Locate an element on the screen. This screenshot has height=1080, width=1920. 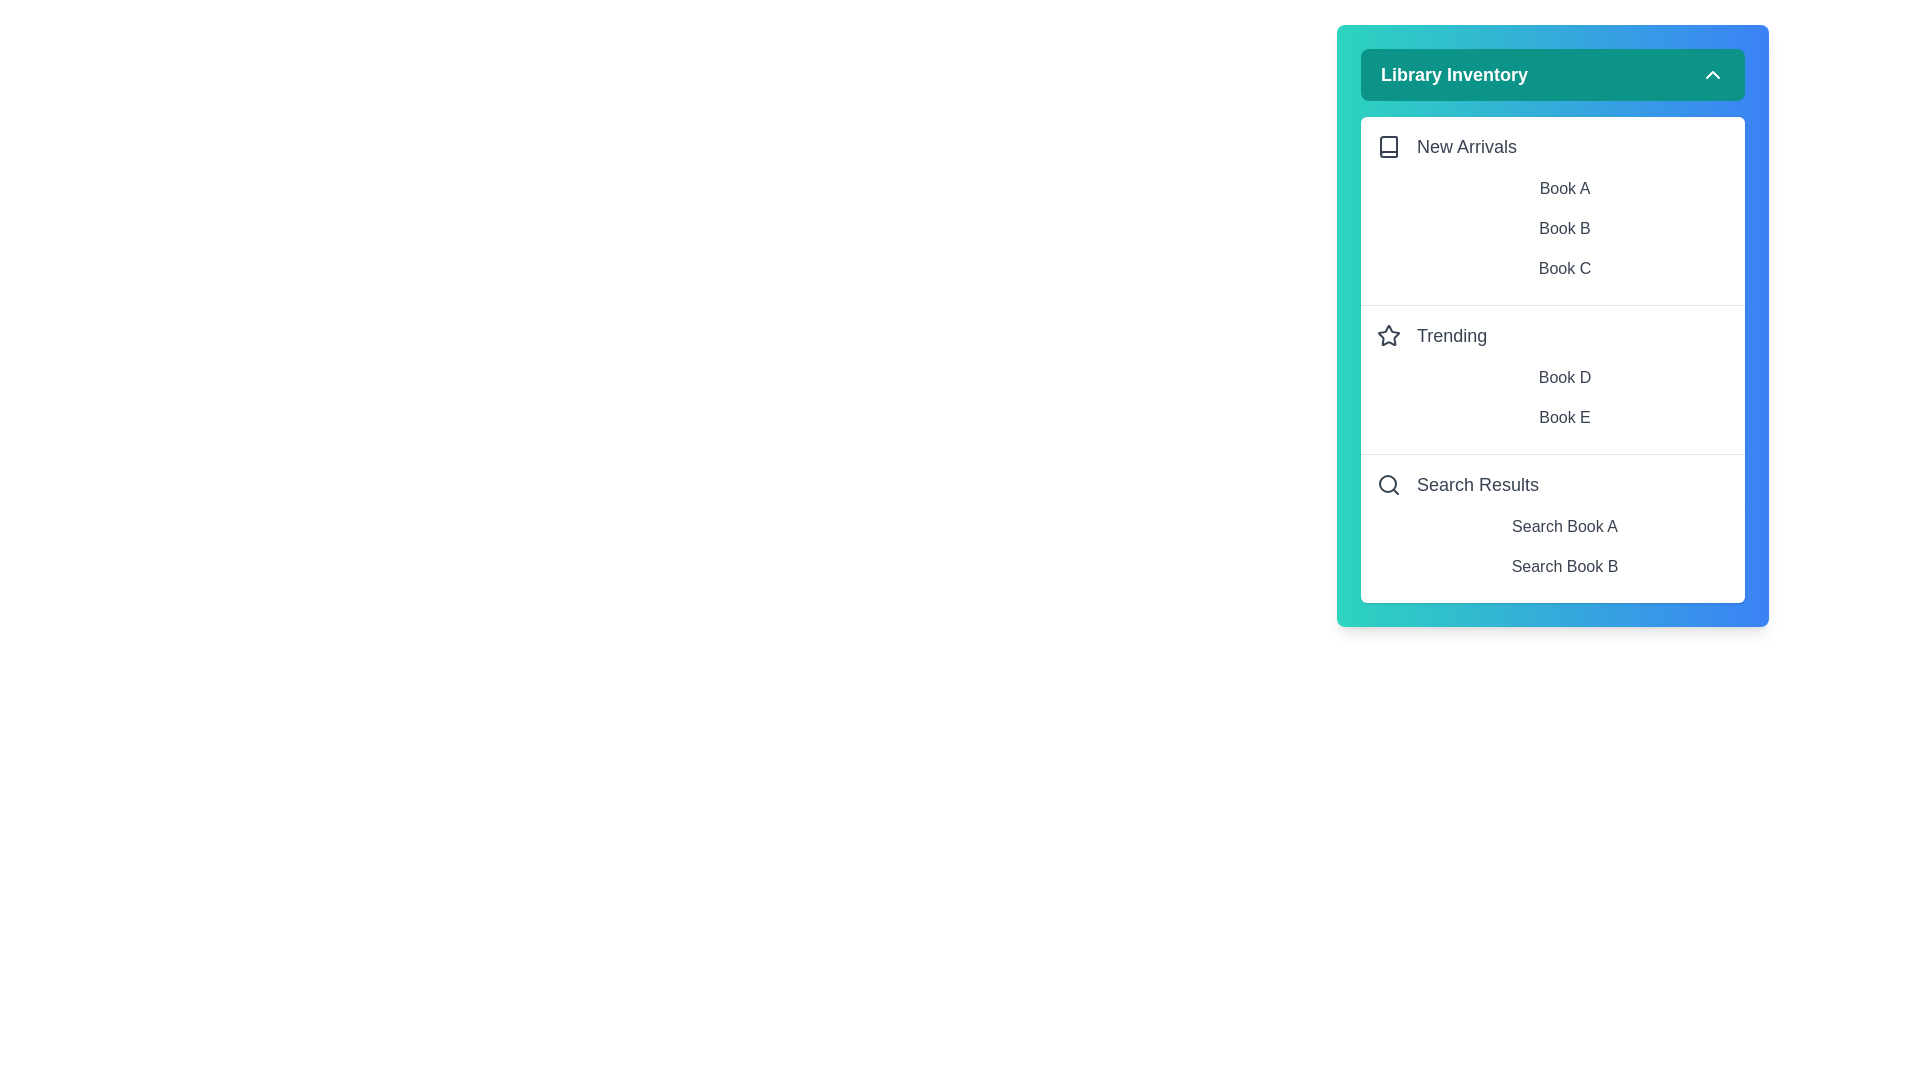
the category Trending to focus on it is located at coordinates (1552, 334).